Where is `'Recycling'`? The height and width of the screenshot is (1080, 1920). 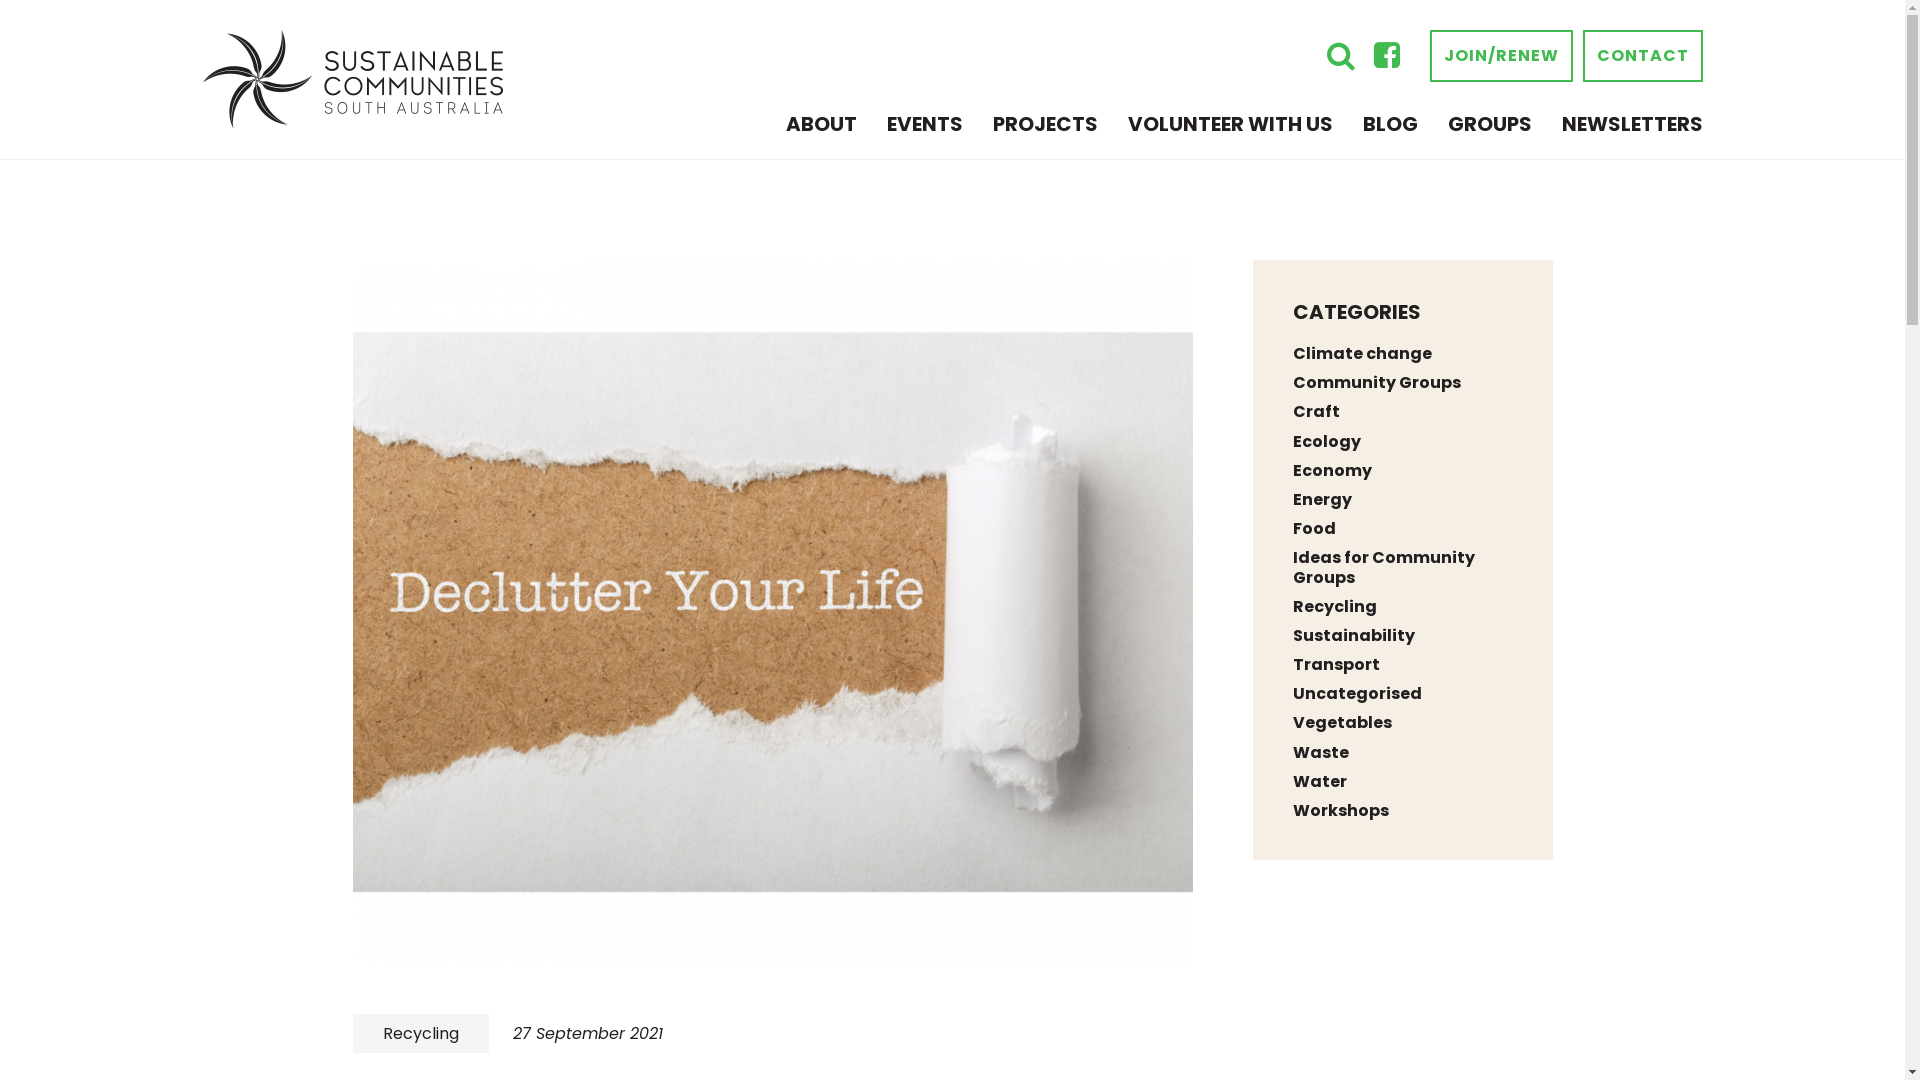 'Recycling' is located at coordinates (351, 1033).